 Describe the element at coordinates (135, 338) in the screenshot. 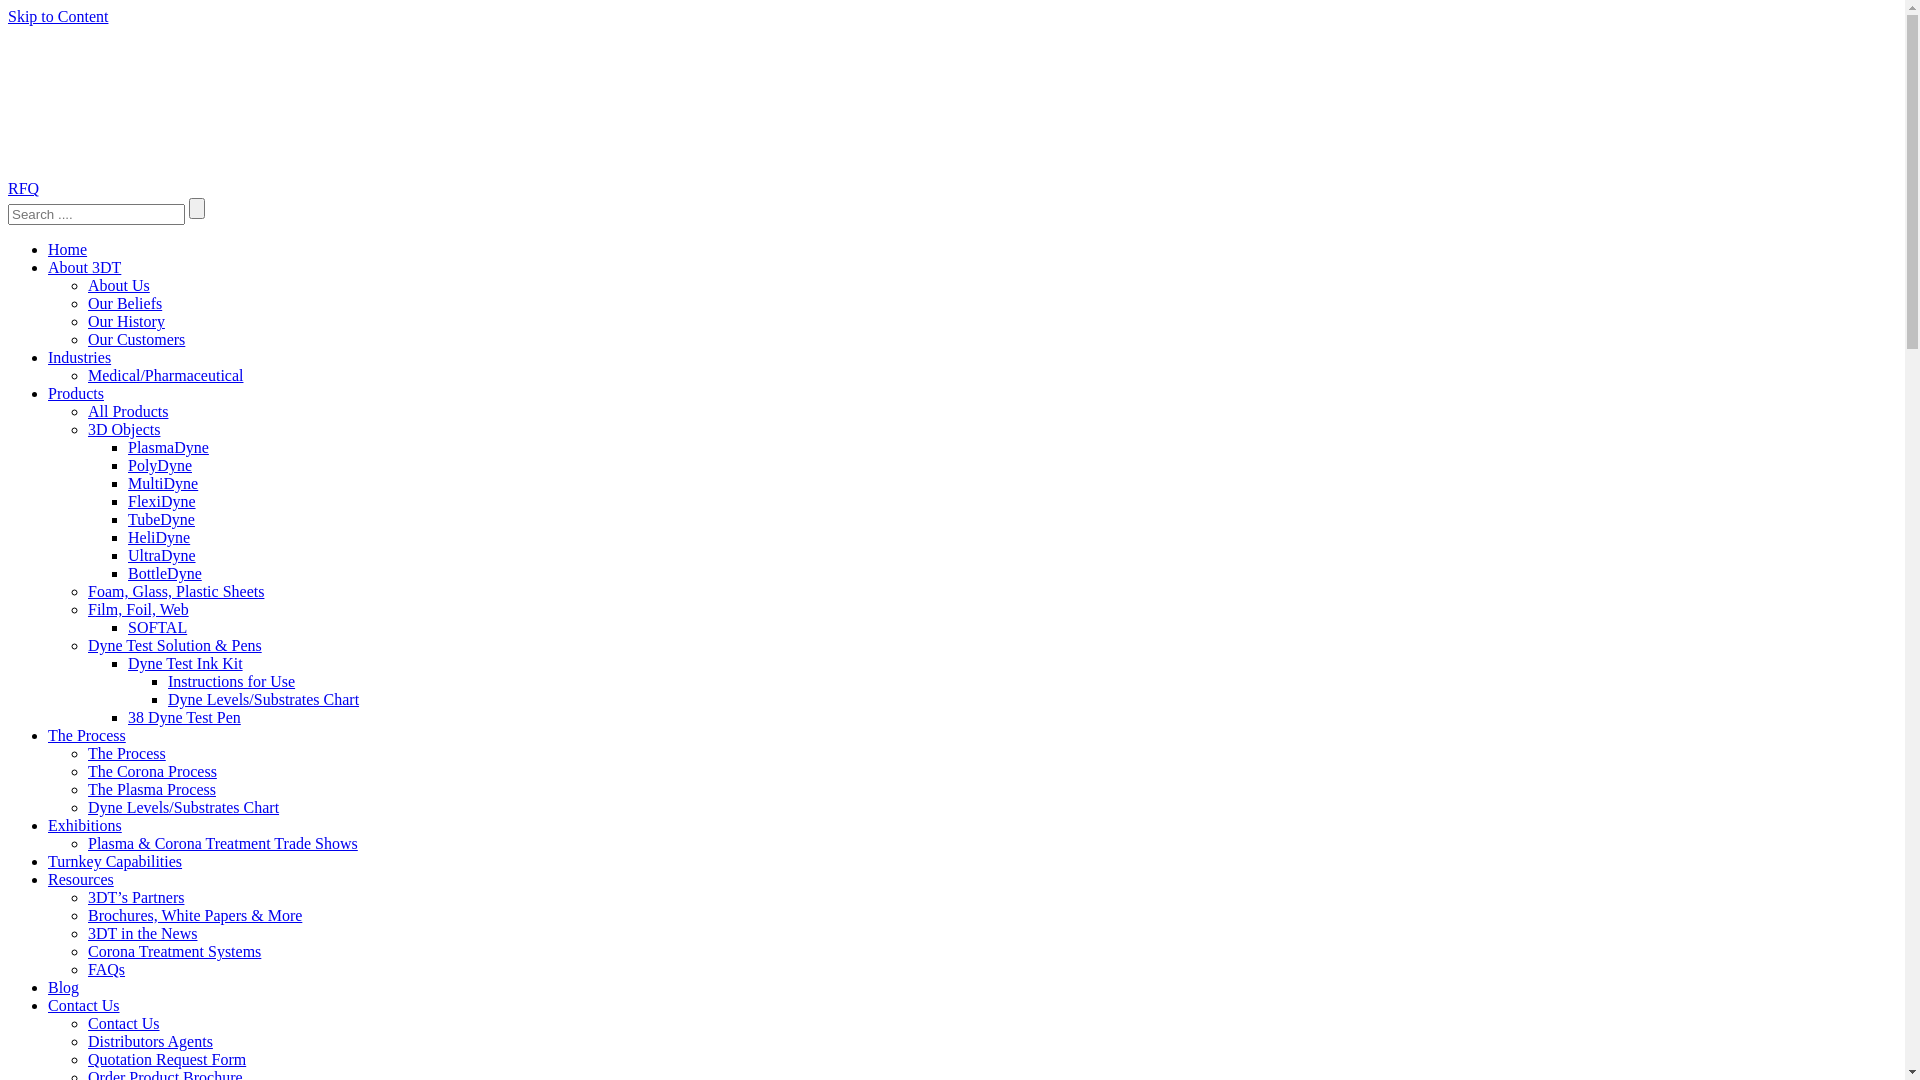

I see `'Our Customers'` at that location.